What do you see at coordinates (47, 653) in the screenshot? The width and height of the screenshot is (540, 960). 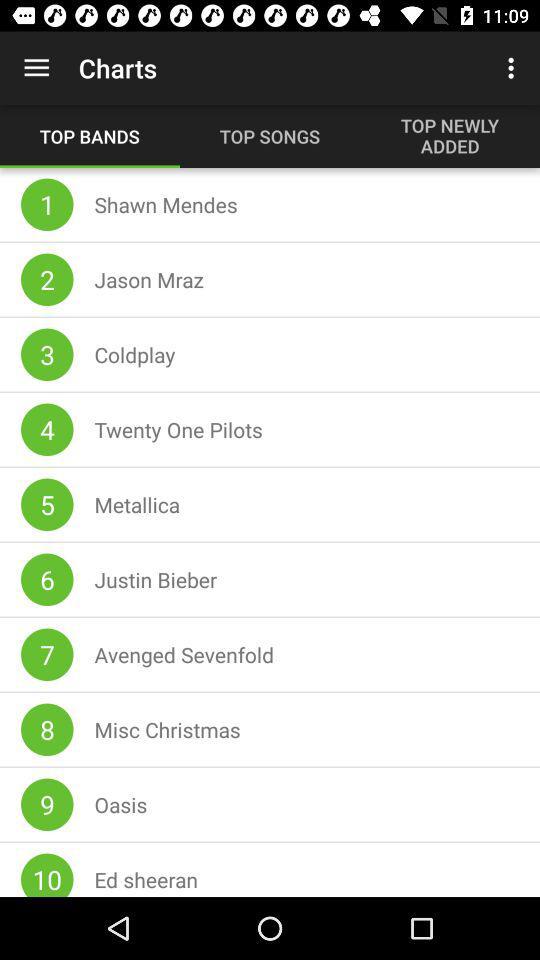 I see `the 7 icon` at bounding box center [47, 653].